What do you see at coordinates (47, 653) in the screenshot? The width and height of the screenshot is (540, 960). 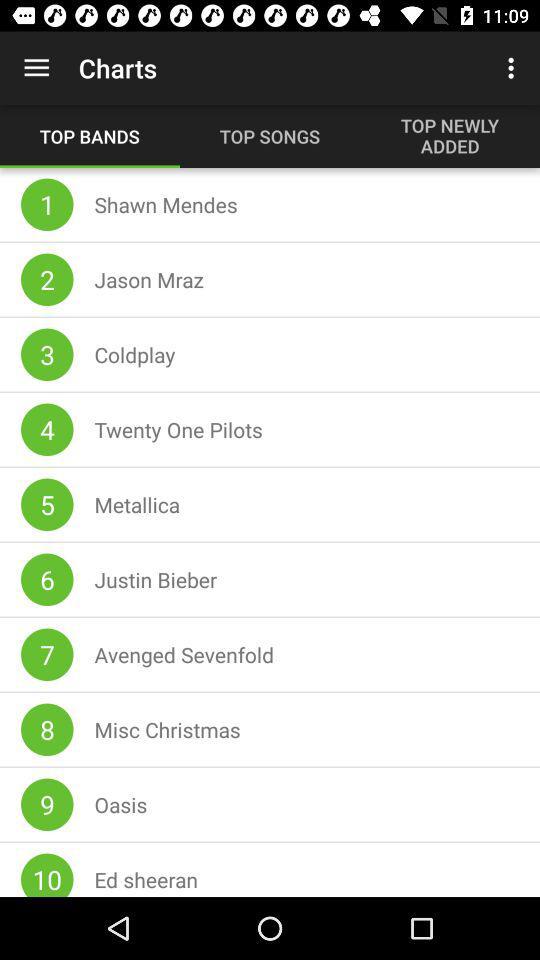 I see `the 7 icon` at bounding box center [47, 653].